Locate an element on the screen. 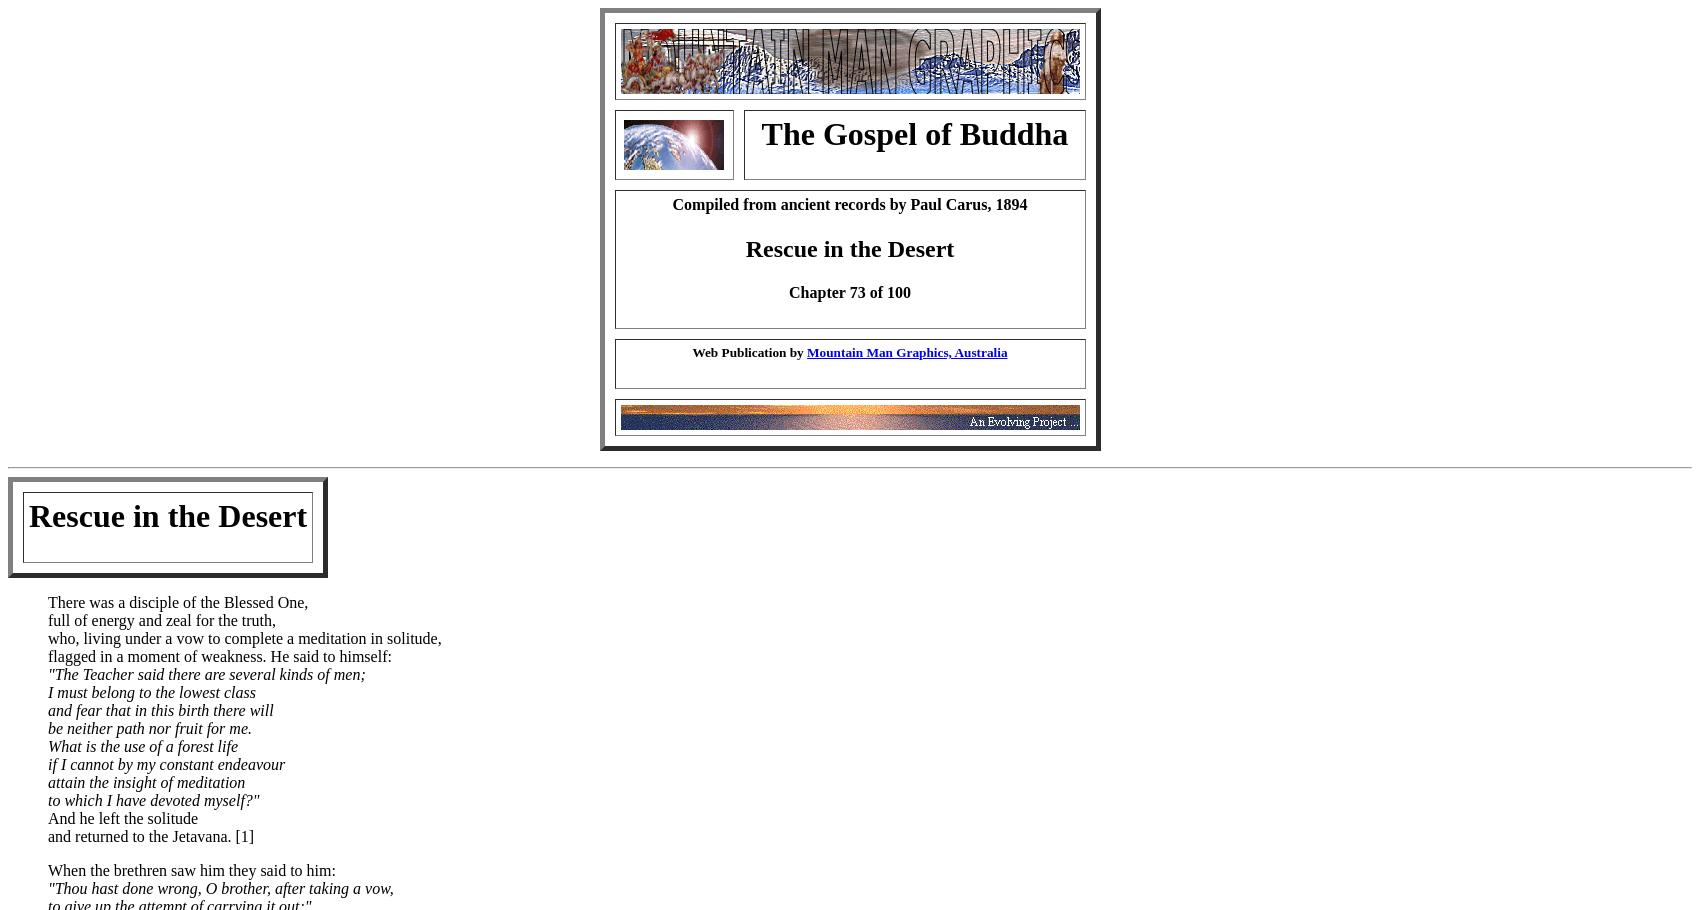  'And  he  left the solitude' is located at coordinates (122, 817).